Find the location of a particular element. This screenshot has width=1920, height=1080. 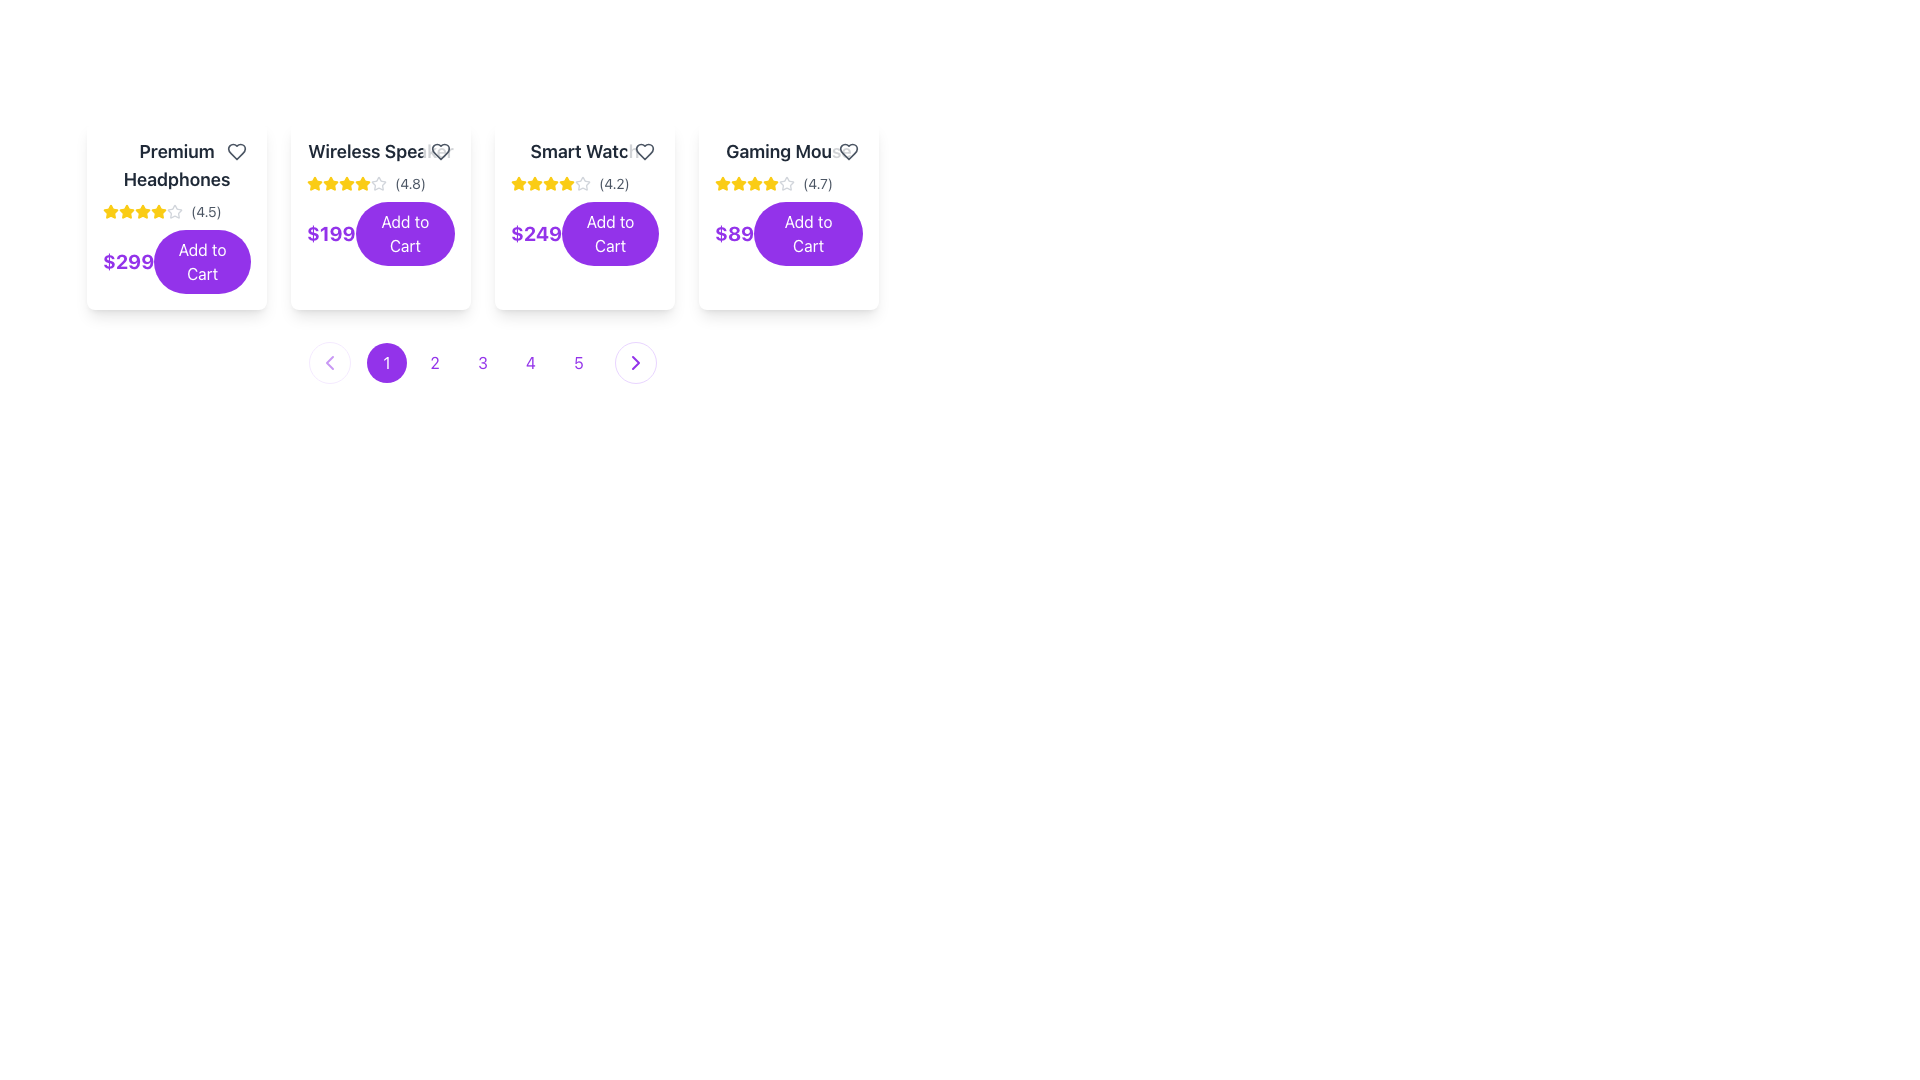

the third star in the 5-star rating system for the 'Smart Watch' product to update the rating to 3 stars is located at coordinates (534, 183).